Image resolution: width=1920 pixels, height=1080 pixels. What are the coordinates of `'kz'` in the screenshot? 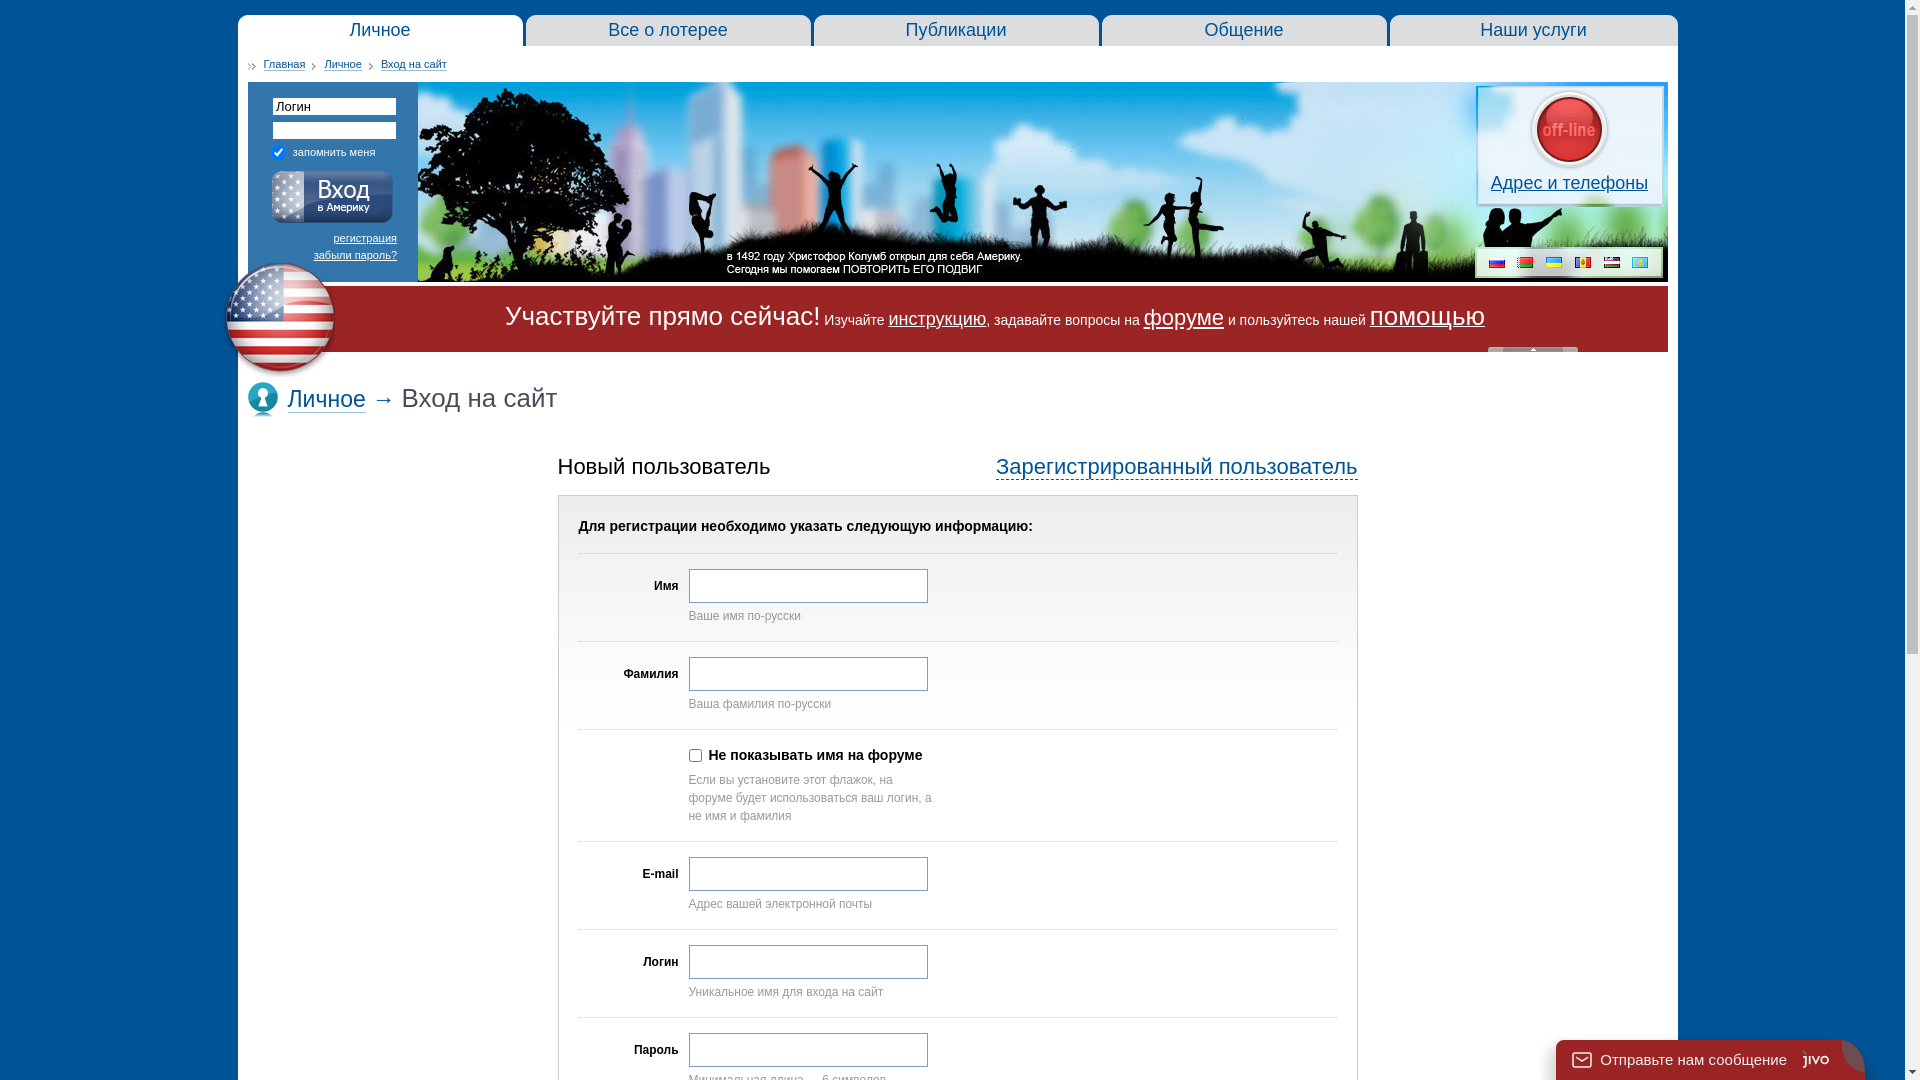 It's located at (1640, 263).